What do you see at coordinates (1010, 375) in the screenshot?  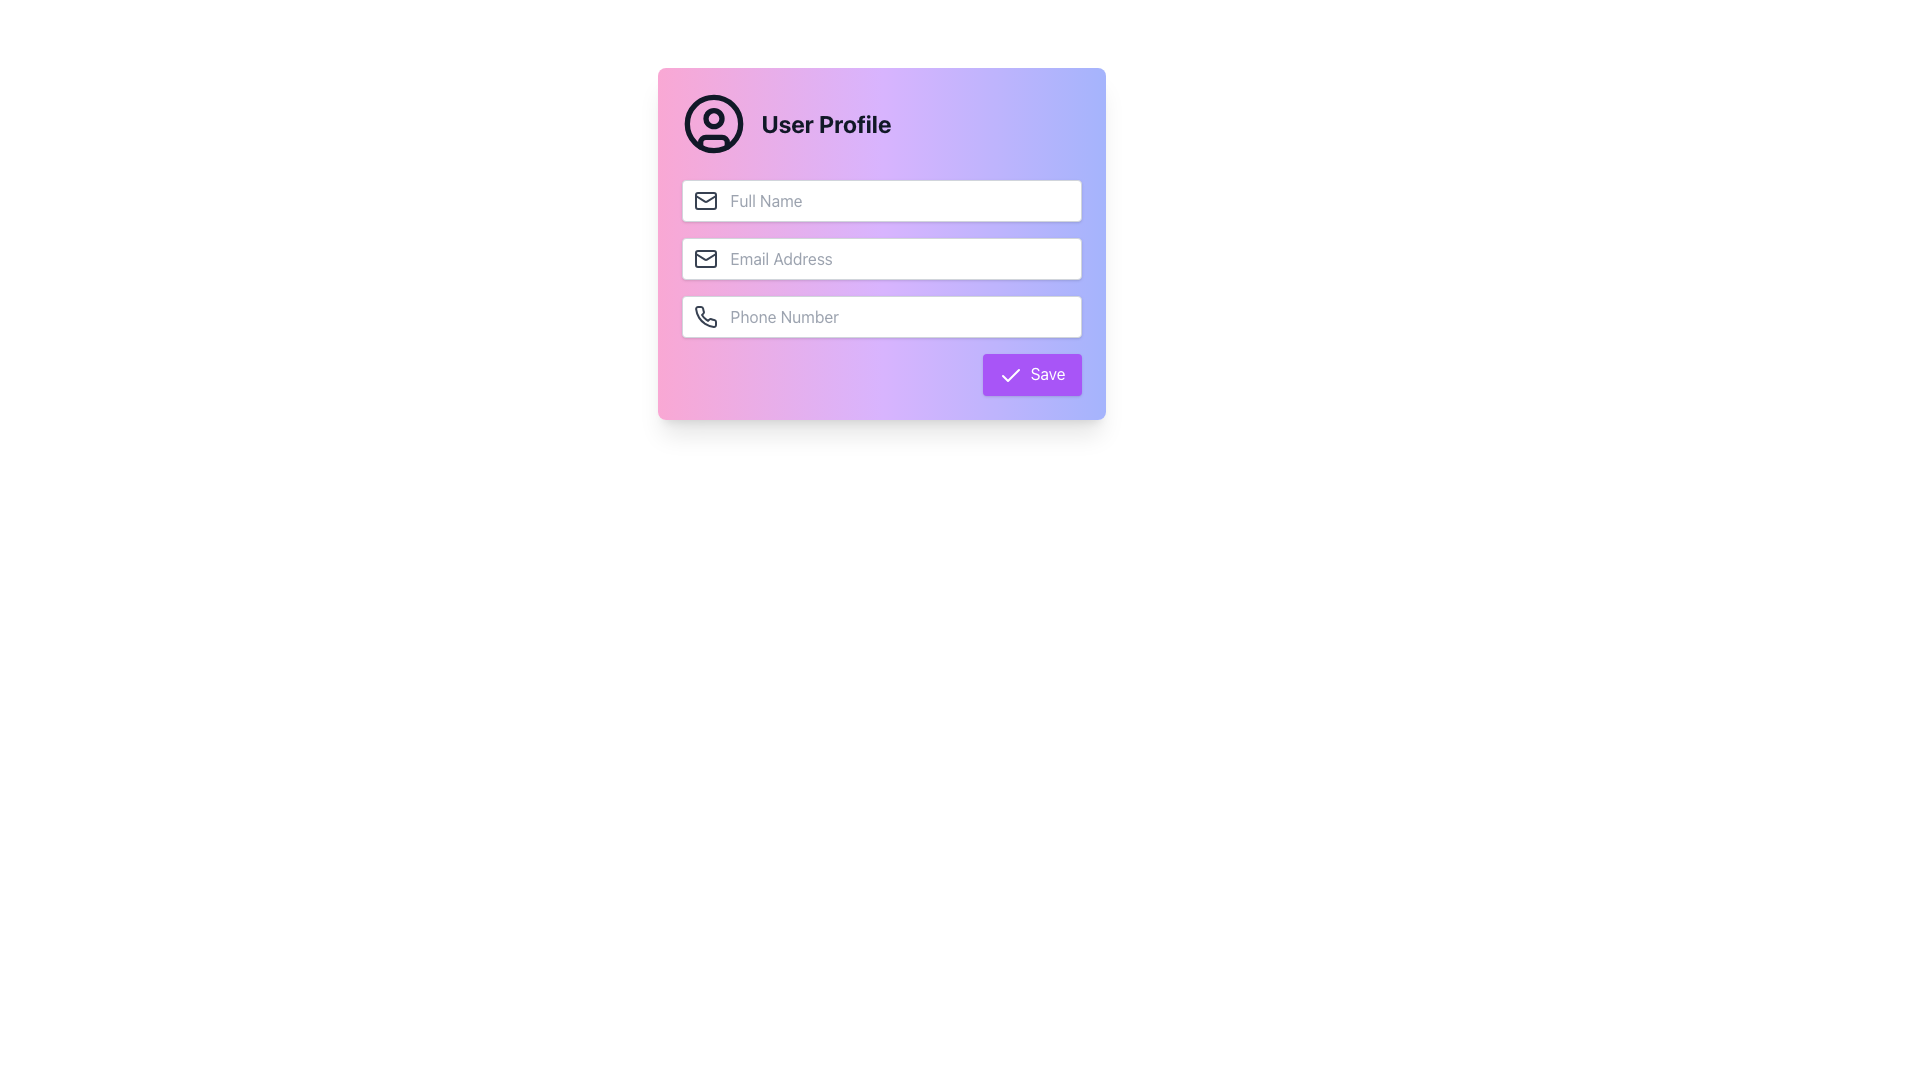 I see `the decorative checkmark icon located to the left of the 'Save' text on the purple button at the bottom-right of the user profile form` at bounding box center [1010, 375].